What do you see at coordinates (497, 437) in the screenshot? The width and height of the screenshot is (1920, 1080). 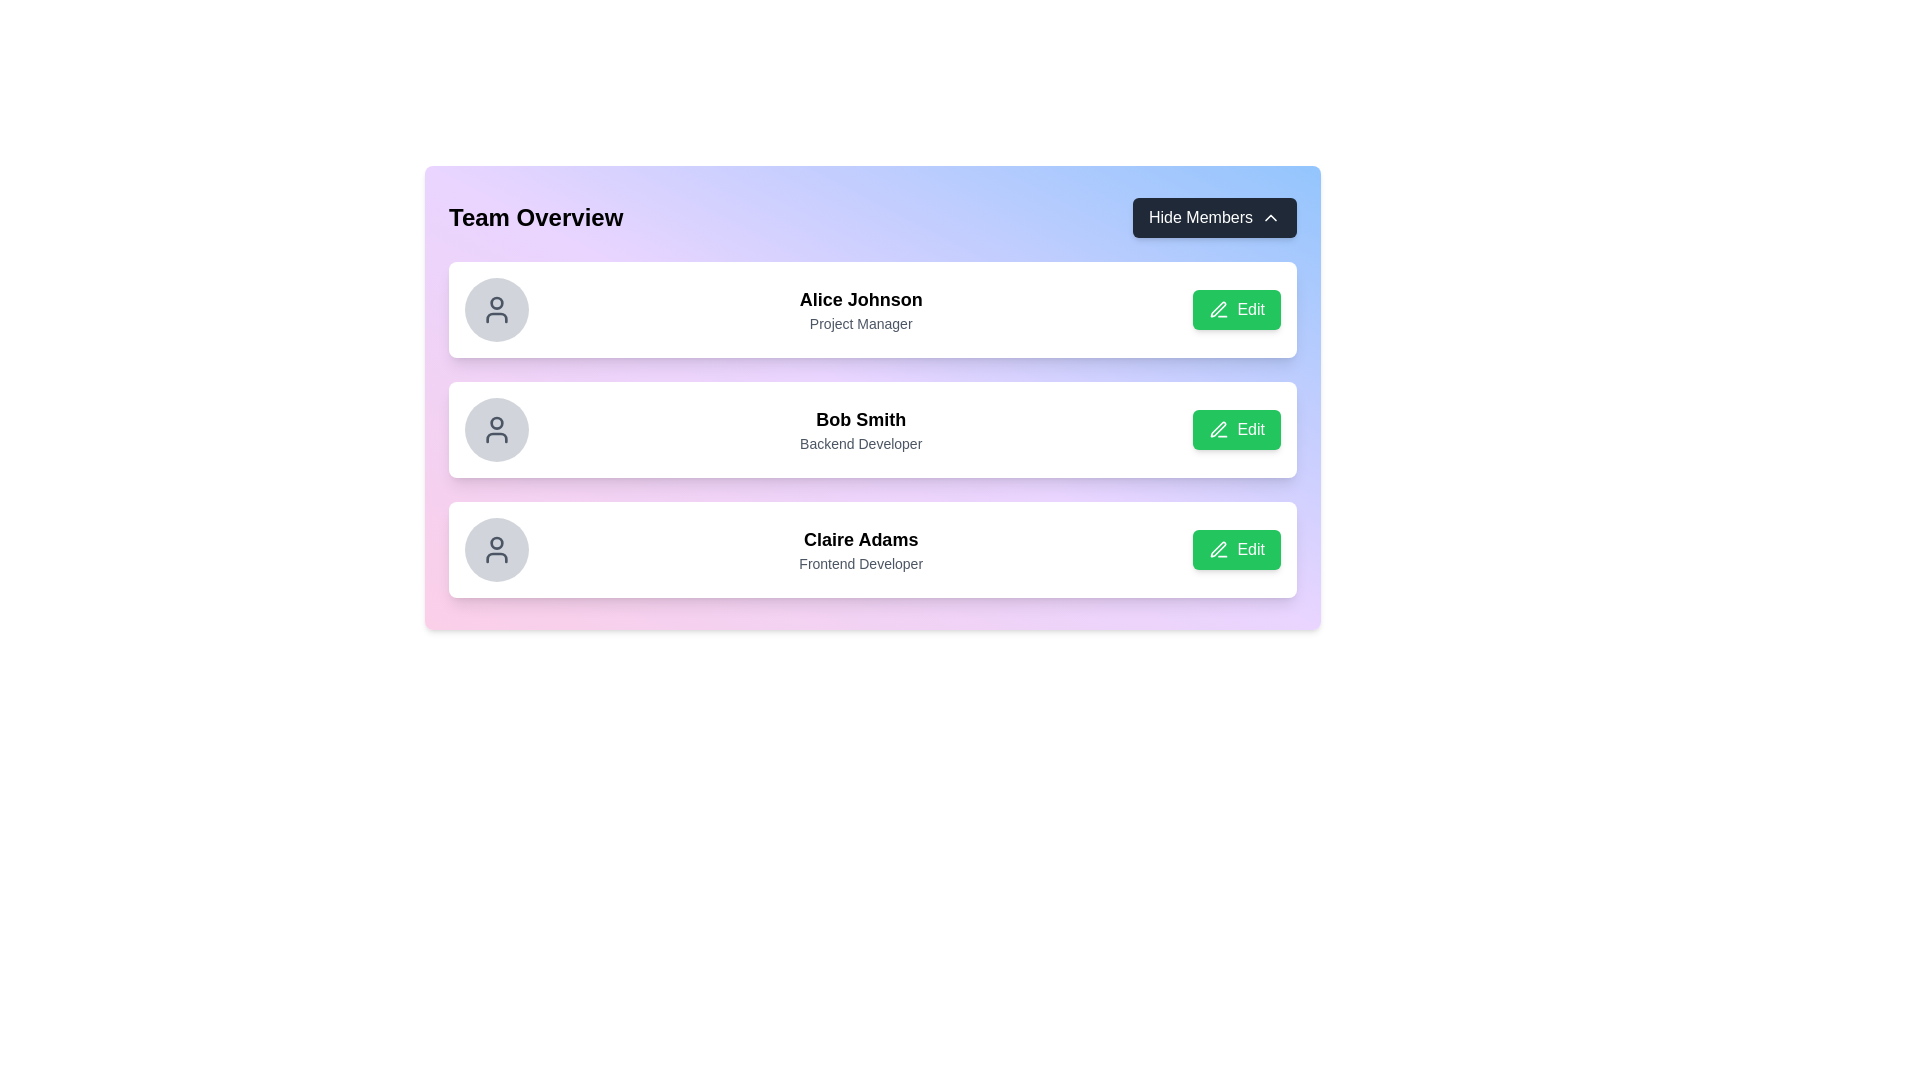 I see `the user profile icon for 'Bob Smith' located in the second entry of the vertical list of user profiles` at bounding box center [497, 437].